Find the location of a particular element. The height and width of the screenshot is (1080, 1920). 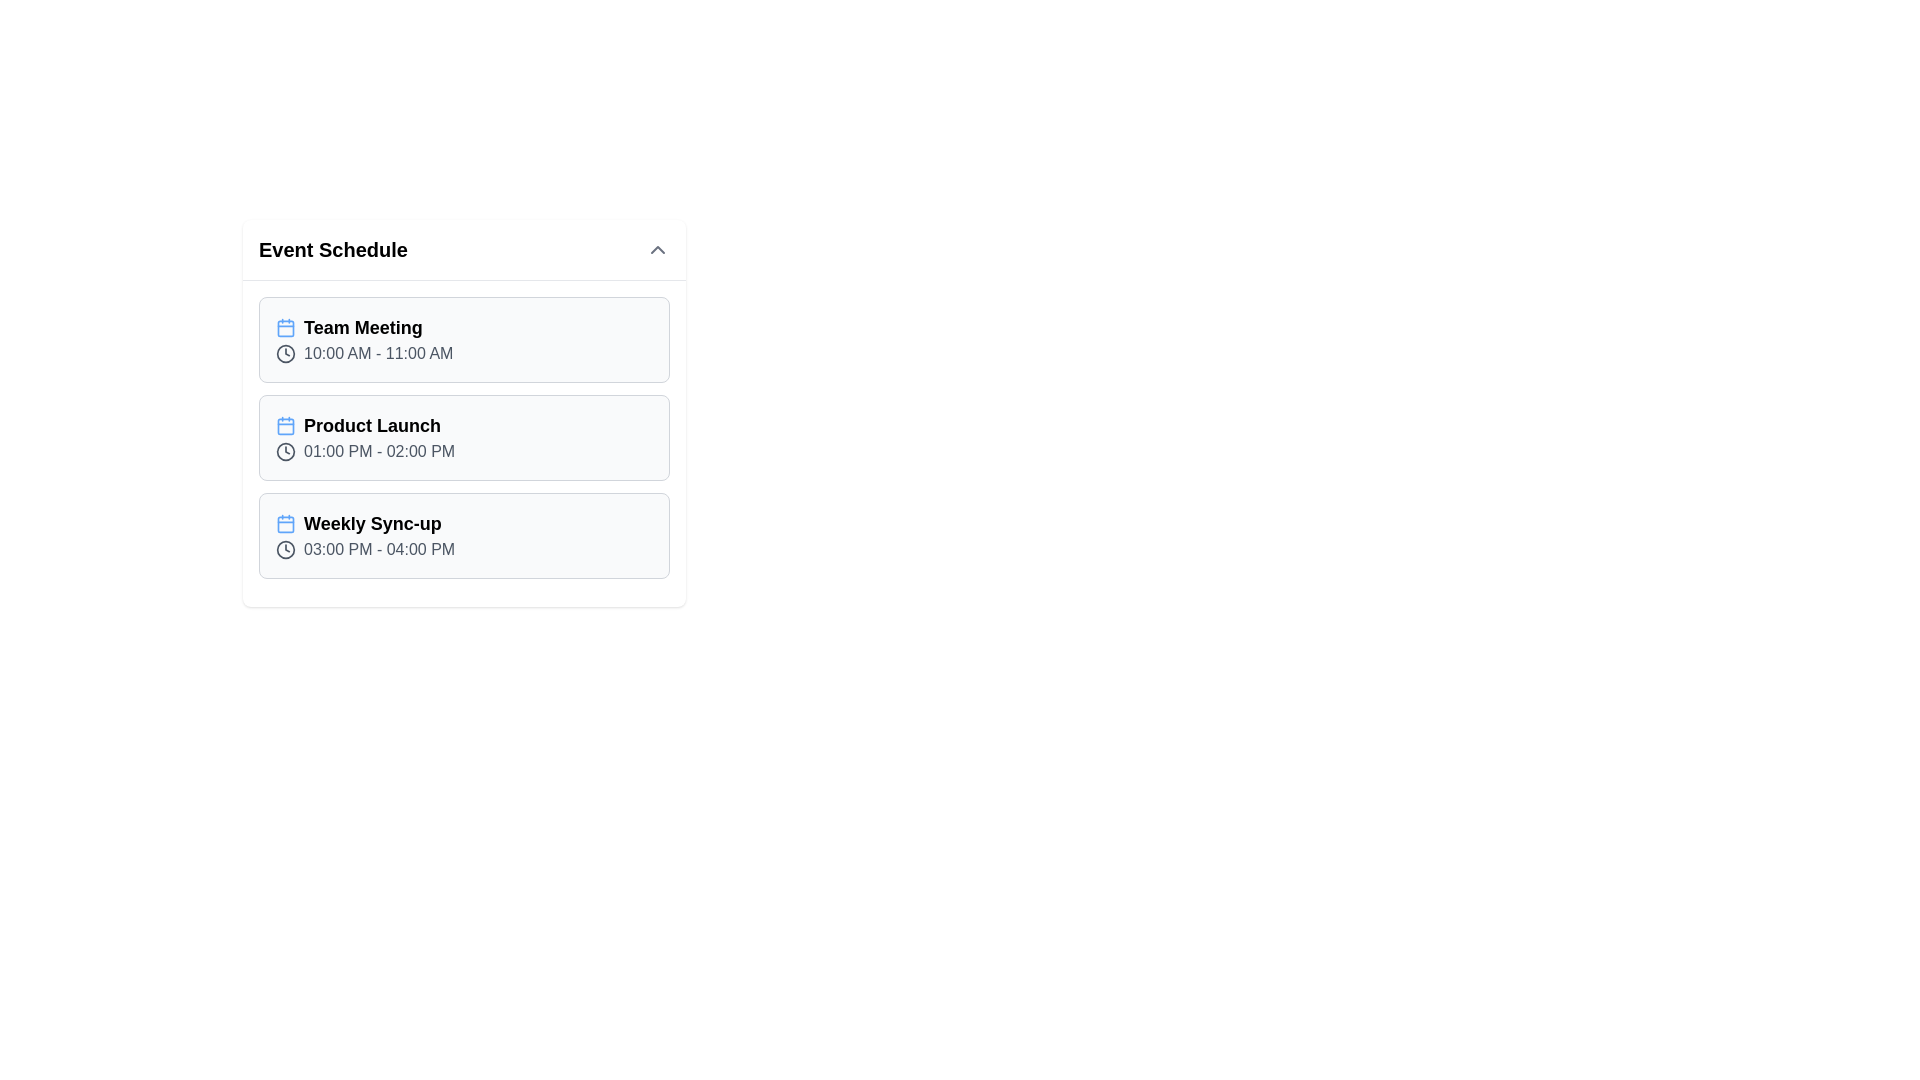

the calendar marker element positioned to the left of the 'Product Launch' event entry in the 'Event Schedule' list is located at coordinates (285, 424).